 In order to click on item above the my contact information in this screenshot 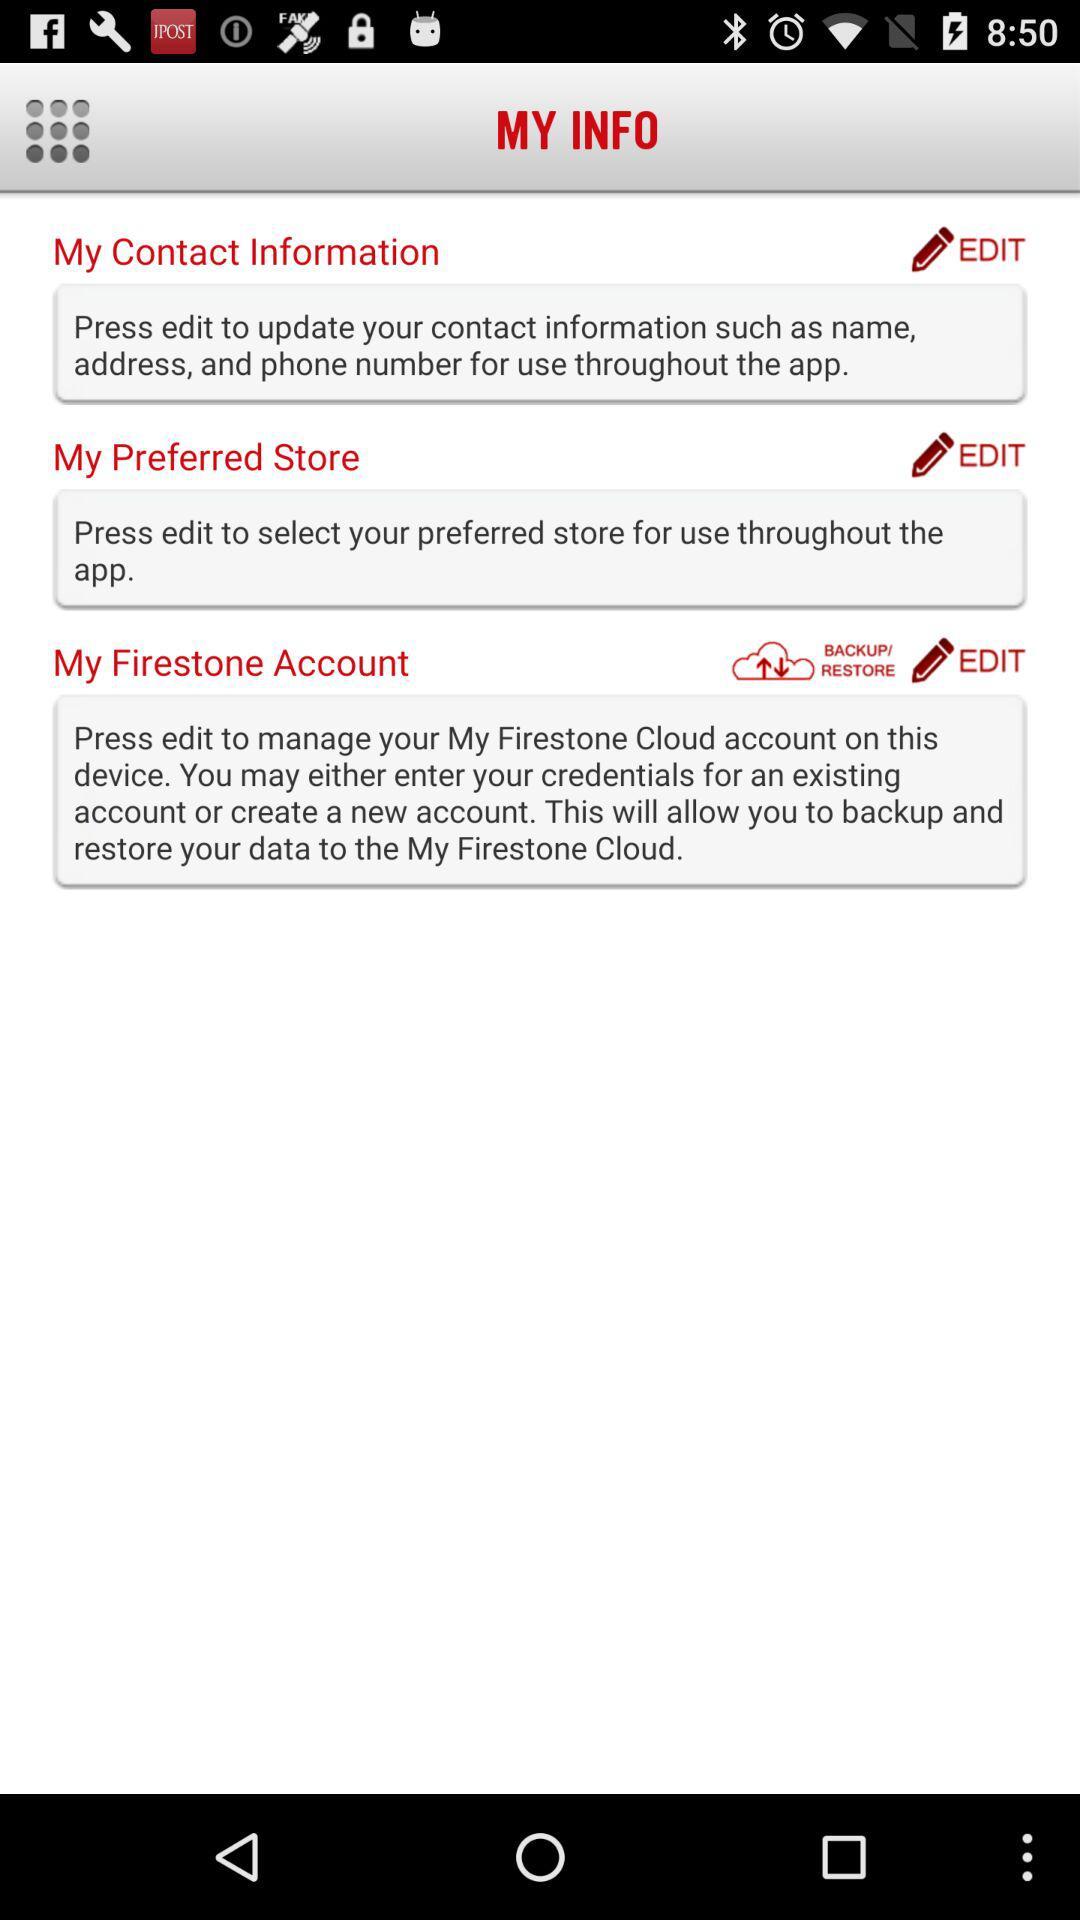, I will do `click(56, 130)`.